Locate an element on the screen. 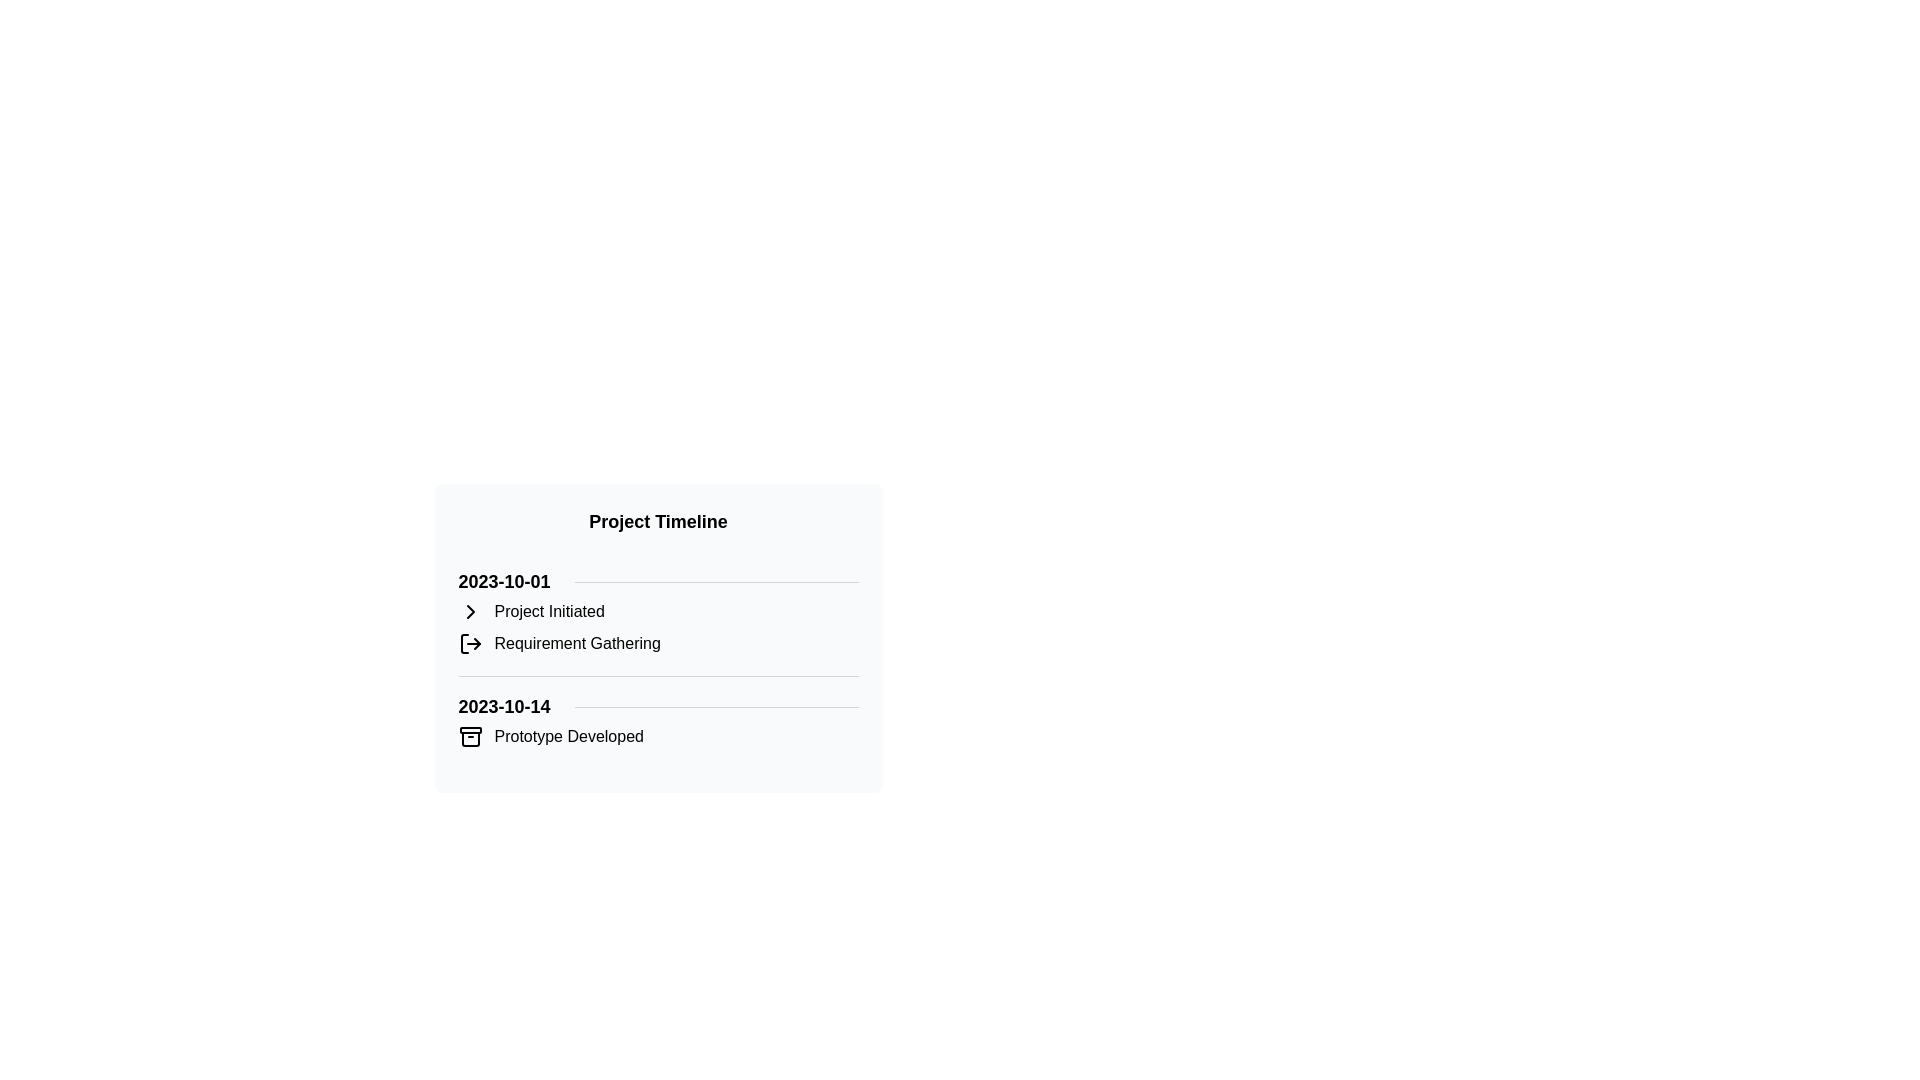 Image resolution: width=1920 pixels, height=1080 pixels. the 'Requirement Gathering' step is located at coordinates (658, 644).